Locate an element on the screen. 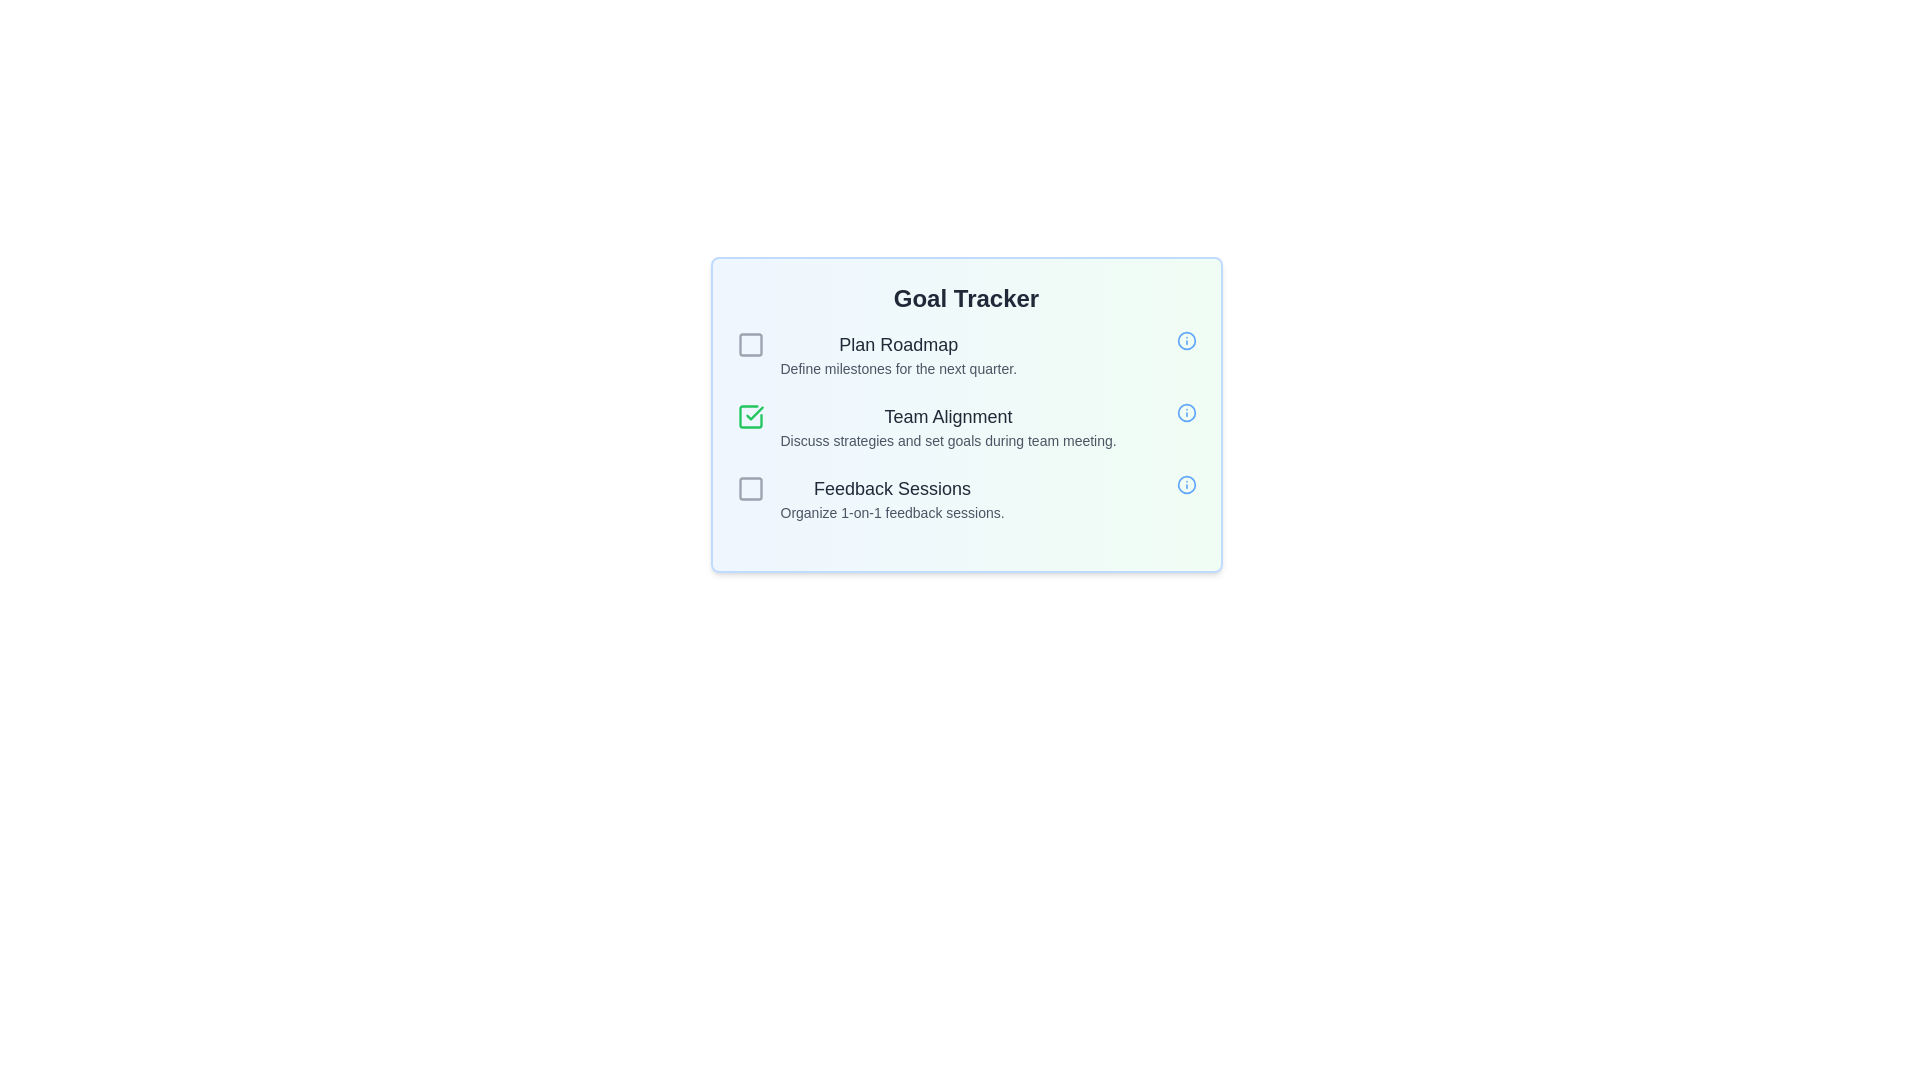 The height and width of the screenshot is (1080, 1920). the checkbox element located to the left of the 'Feedback Sessions' text in the lower part of the vertically stacked list within a card layout is located at coordinates (749, 489).